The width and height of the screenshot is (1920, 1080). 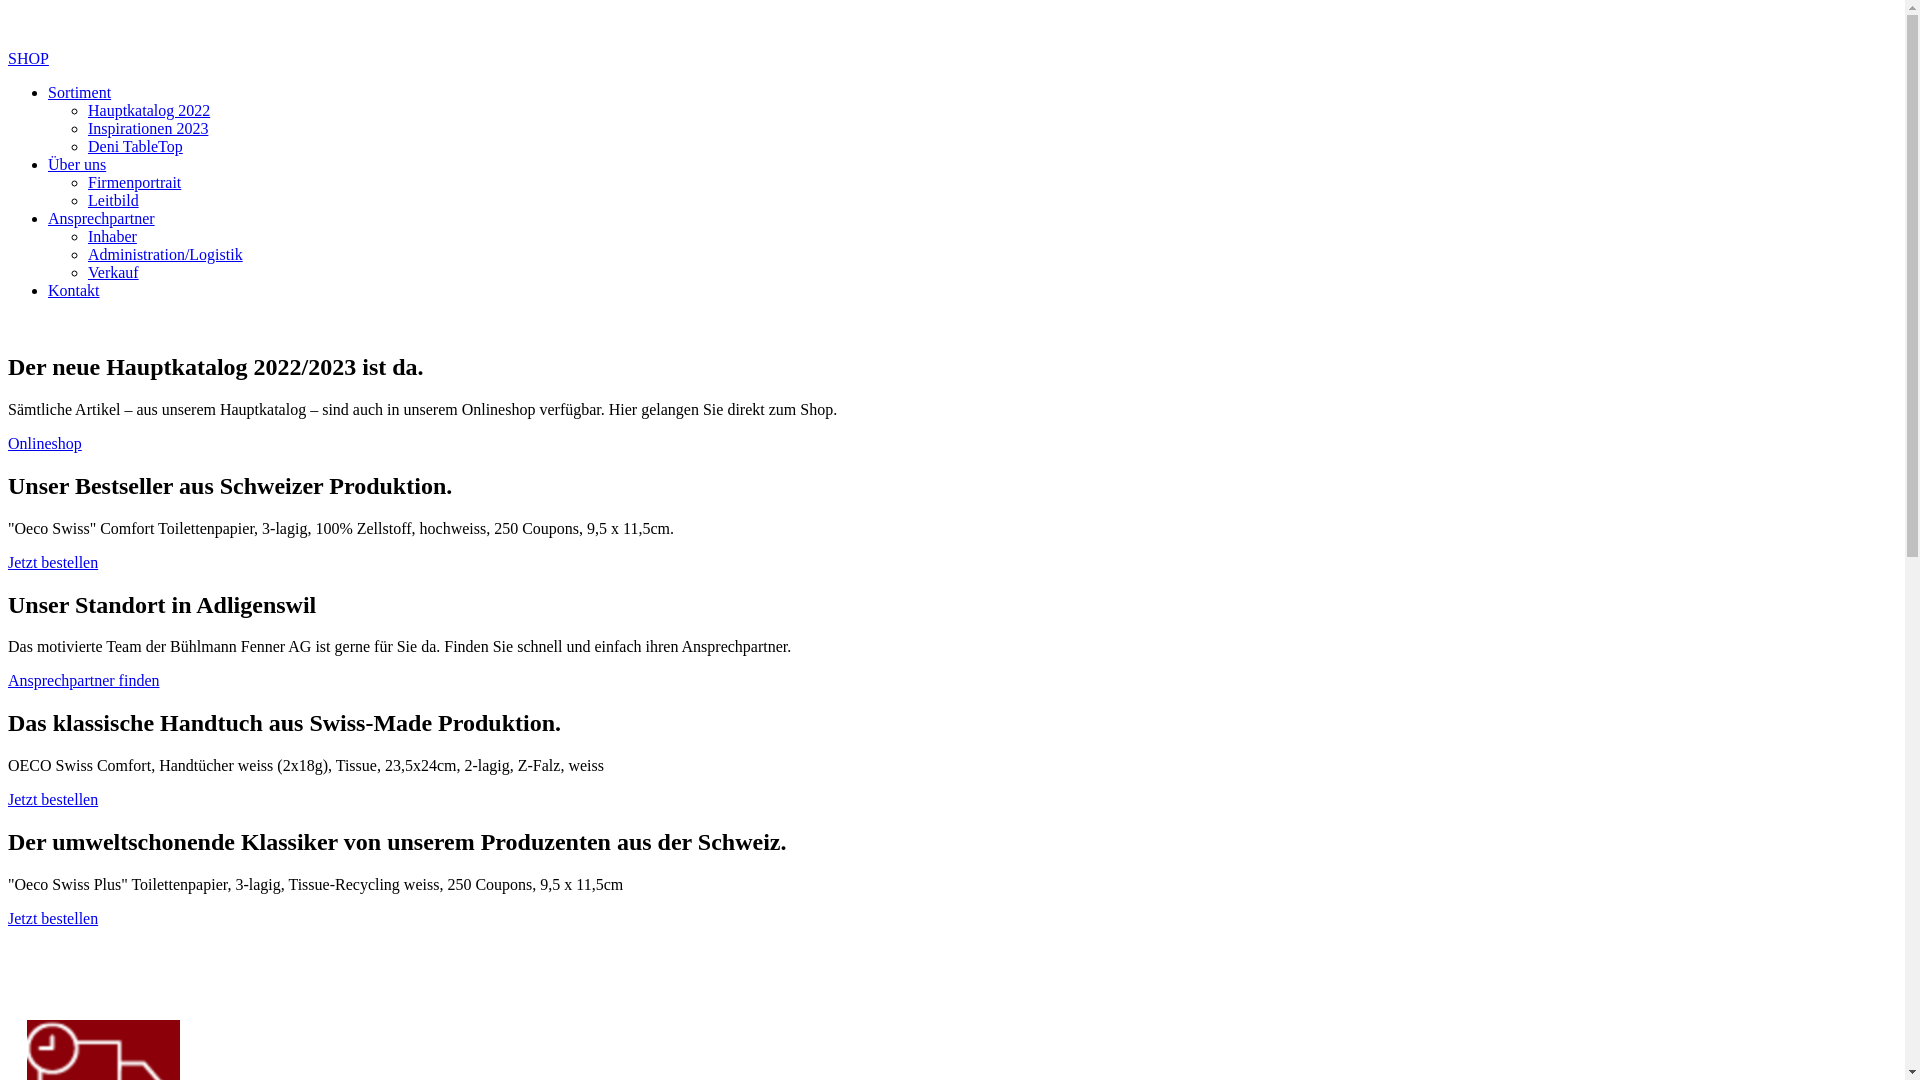 What do you see at coordinates (8, 48) in the screenshot?
I see `'SHOP'` at bounding box center [8, 48].